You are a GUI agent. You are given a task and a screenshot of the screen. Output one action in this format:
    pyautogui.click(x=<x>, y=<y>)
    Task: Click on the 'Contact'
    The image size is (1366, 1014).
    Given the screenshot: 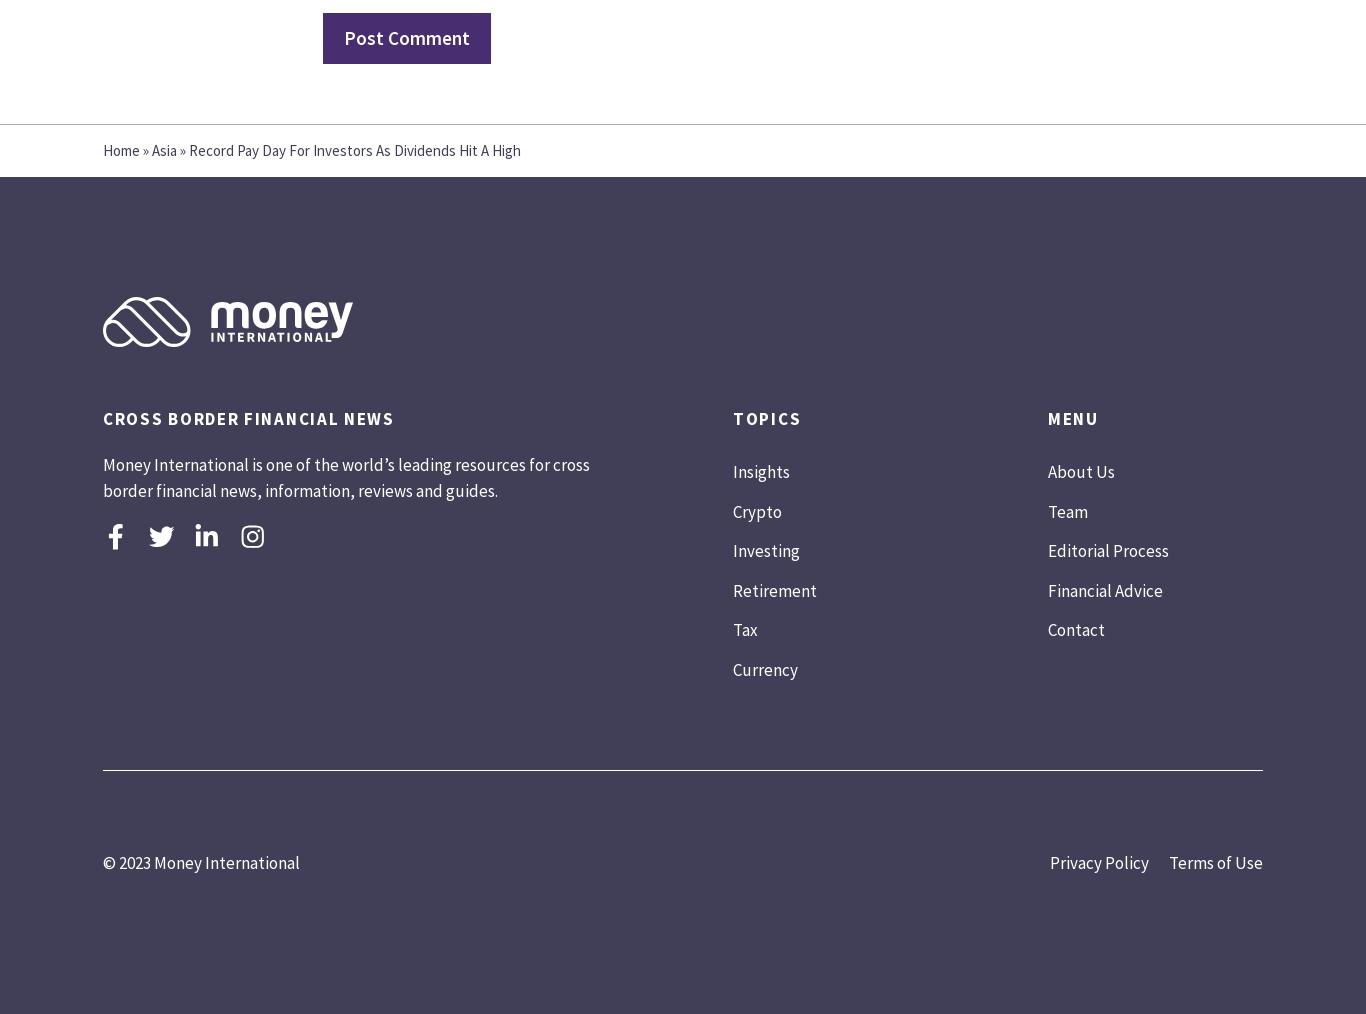 What is the action you would take?
    pyautogui.click(x=1075, y=629)
    